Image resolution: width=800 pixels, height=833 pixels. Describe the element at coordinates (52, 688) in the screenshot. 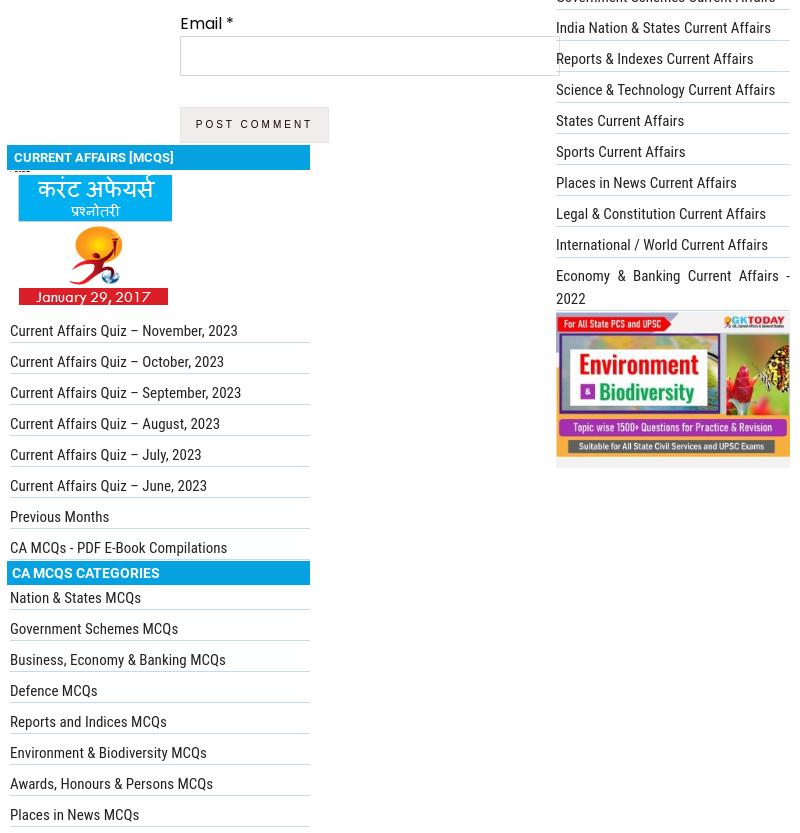

I see `'Defence MCQs'` at that location.